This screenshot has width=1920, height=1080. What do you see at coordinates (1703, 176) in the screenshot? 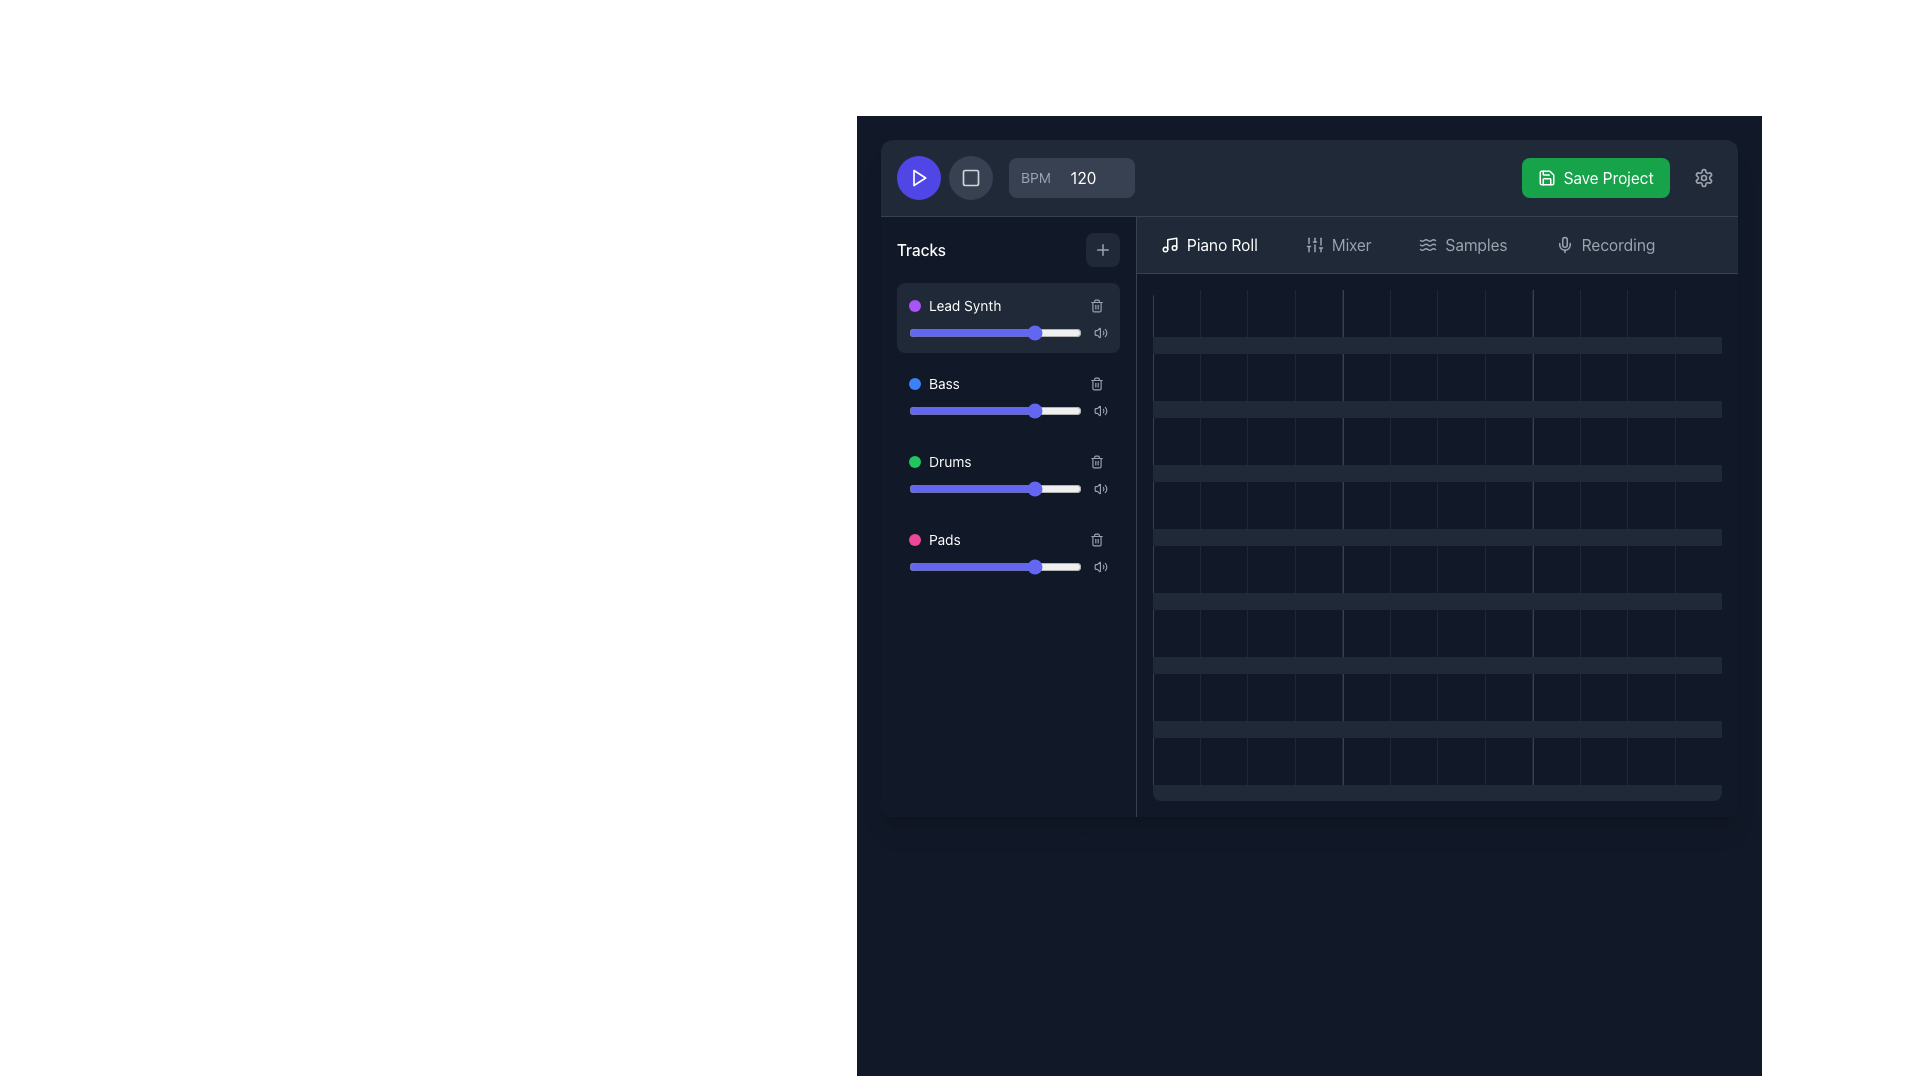
I see `the settings icon button located in the top-right section of the interface` at bounding box center [1703, 176].